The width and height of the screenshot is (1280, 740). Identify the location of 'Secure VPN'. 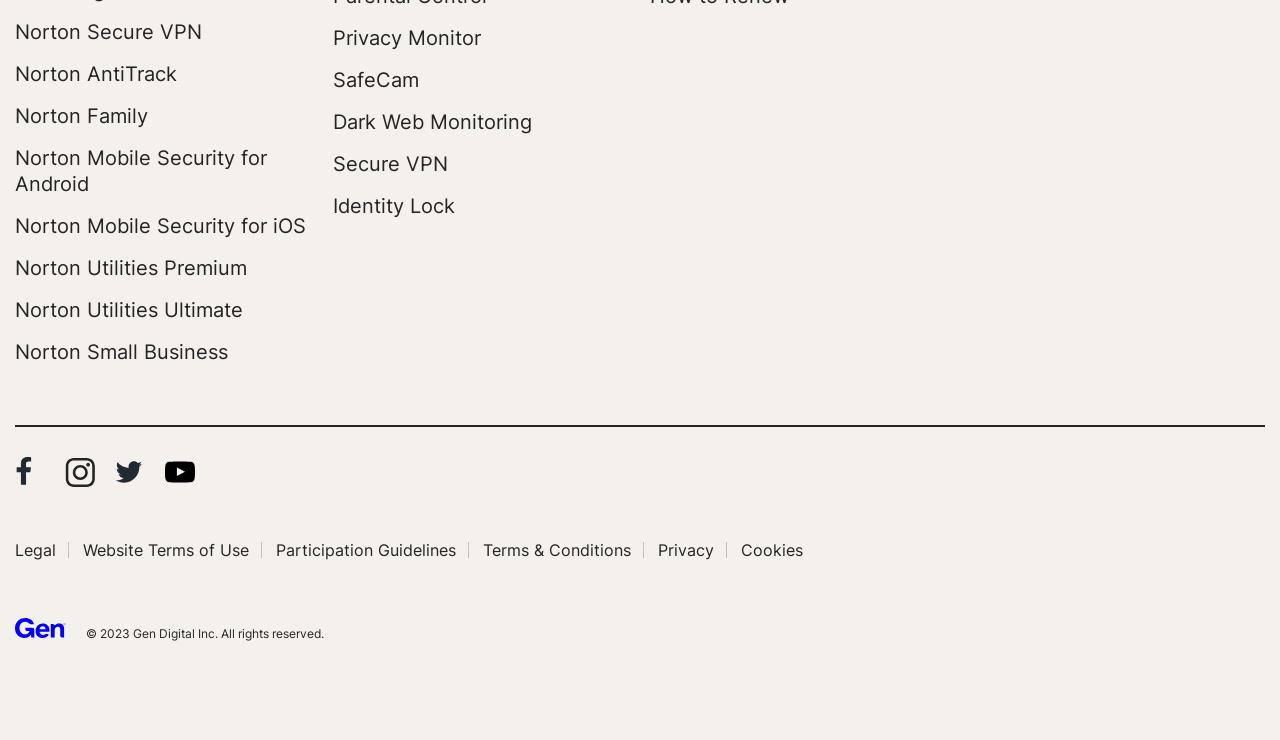
(389, 163).